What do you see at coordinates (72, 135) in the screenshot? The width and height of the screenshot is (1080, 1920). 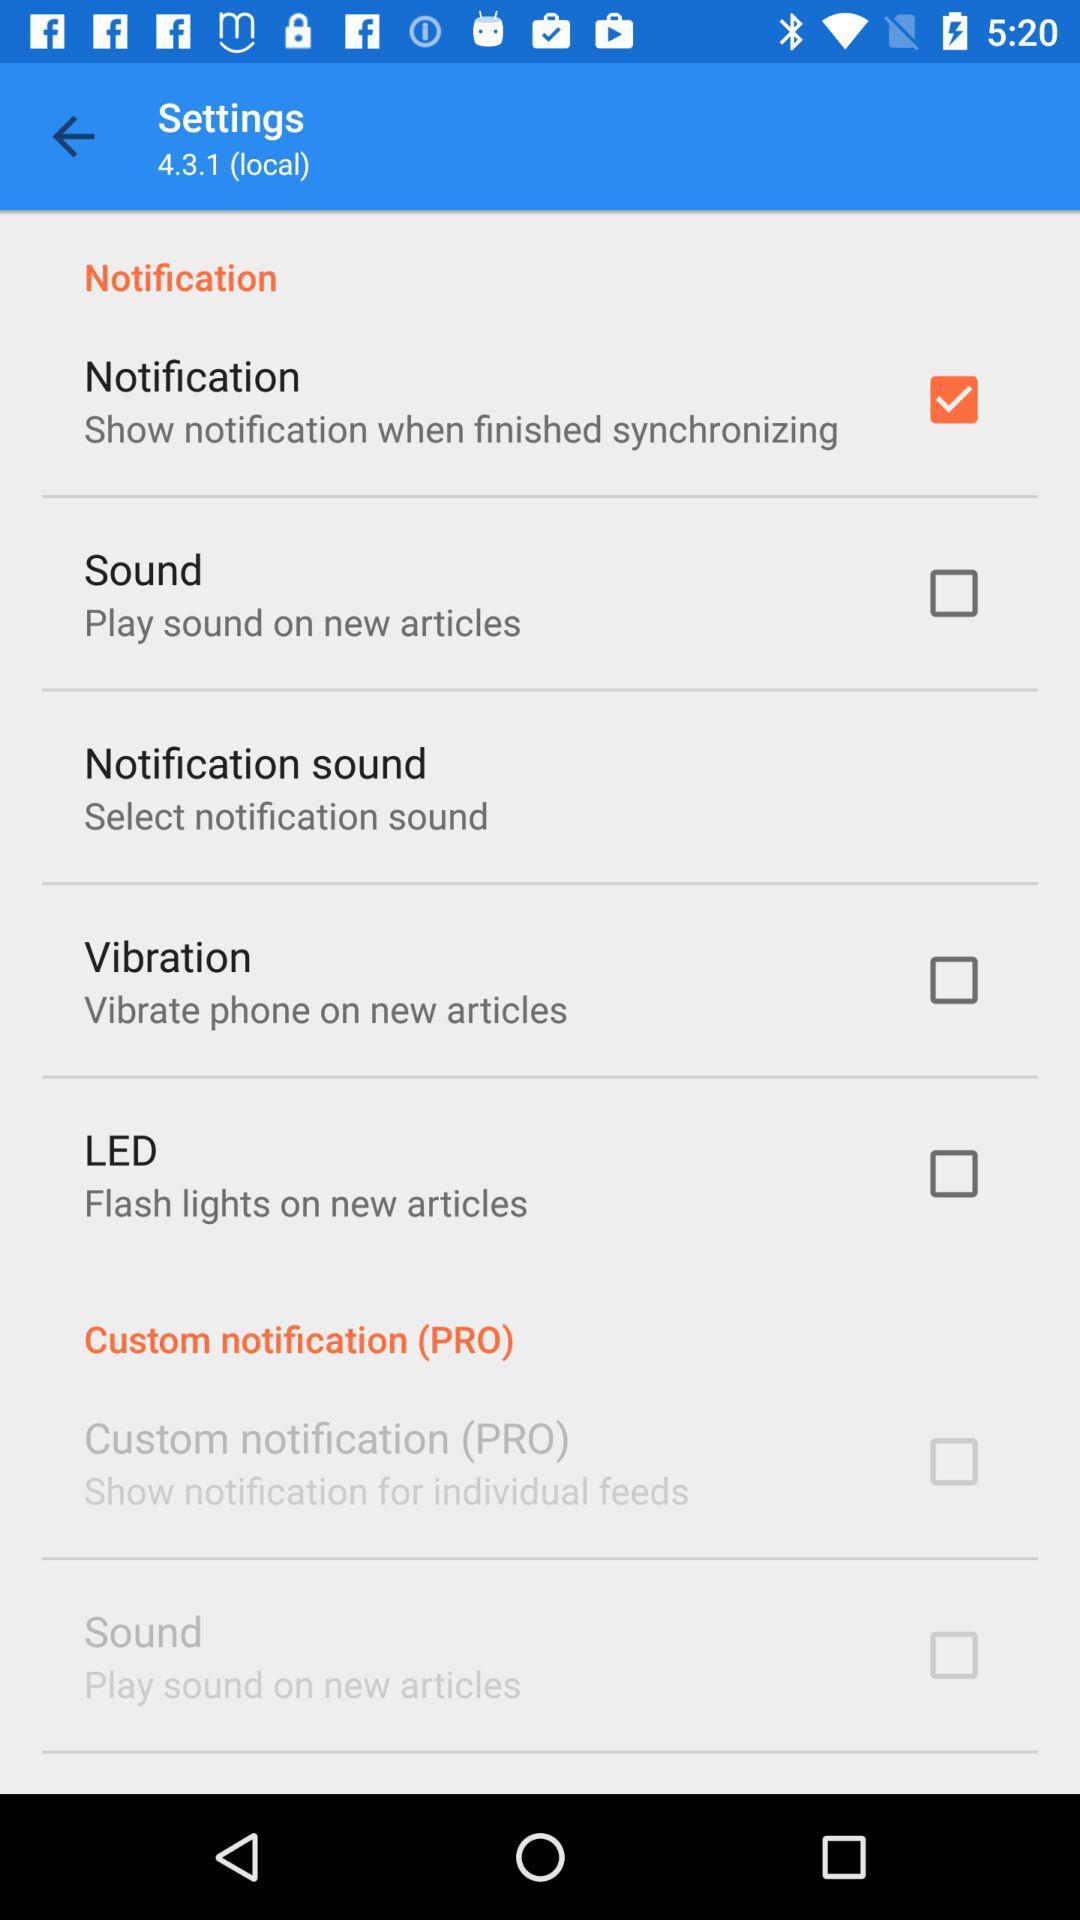 I see `the app to the left of the settings app` at bounding box center [72, 135].